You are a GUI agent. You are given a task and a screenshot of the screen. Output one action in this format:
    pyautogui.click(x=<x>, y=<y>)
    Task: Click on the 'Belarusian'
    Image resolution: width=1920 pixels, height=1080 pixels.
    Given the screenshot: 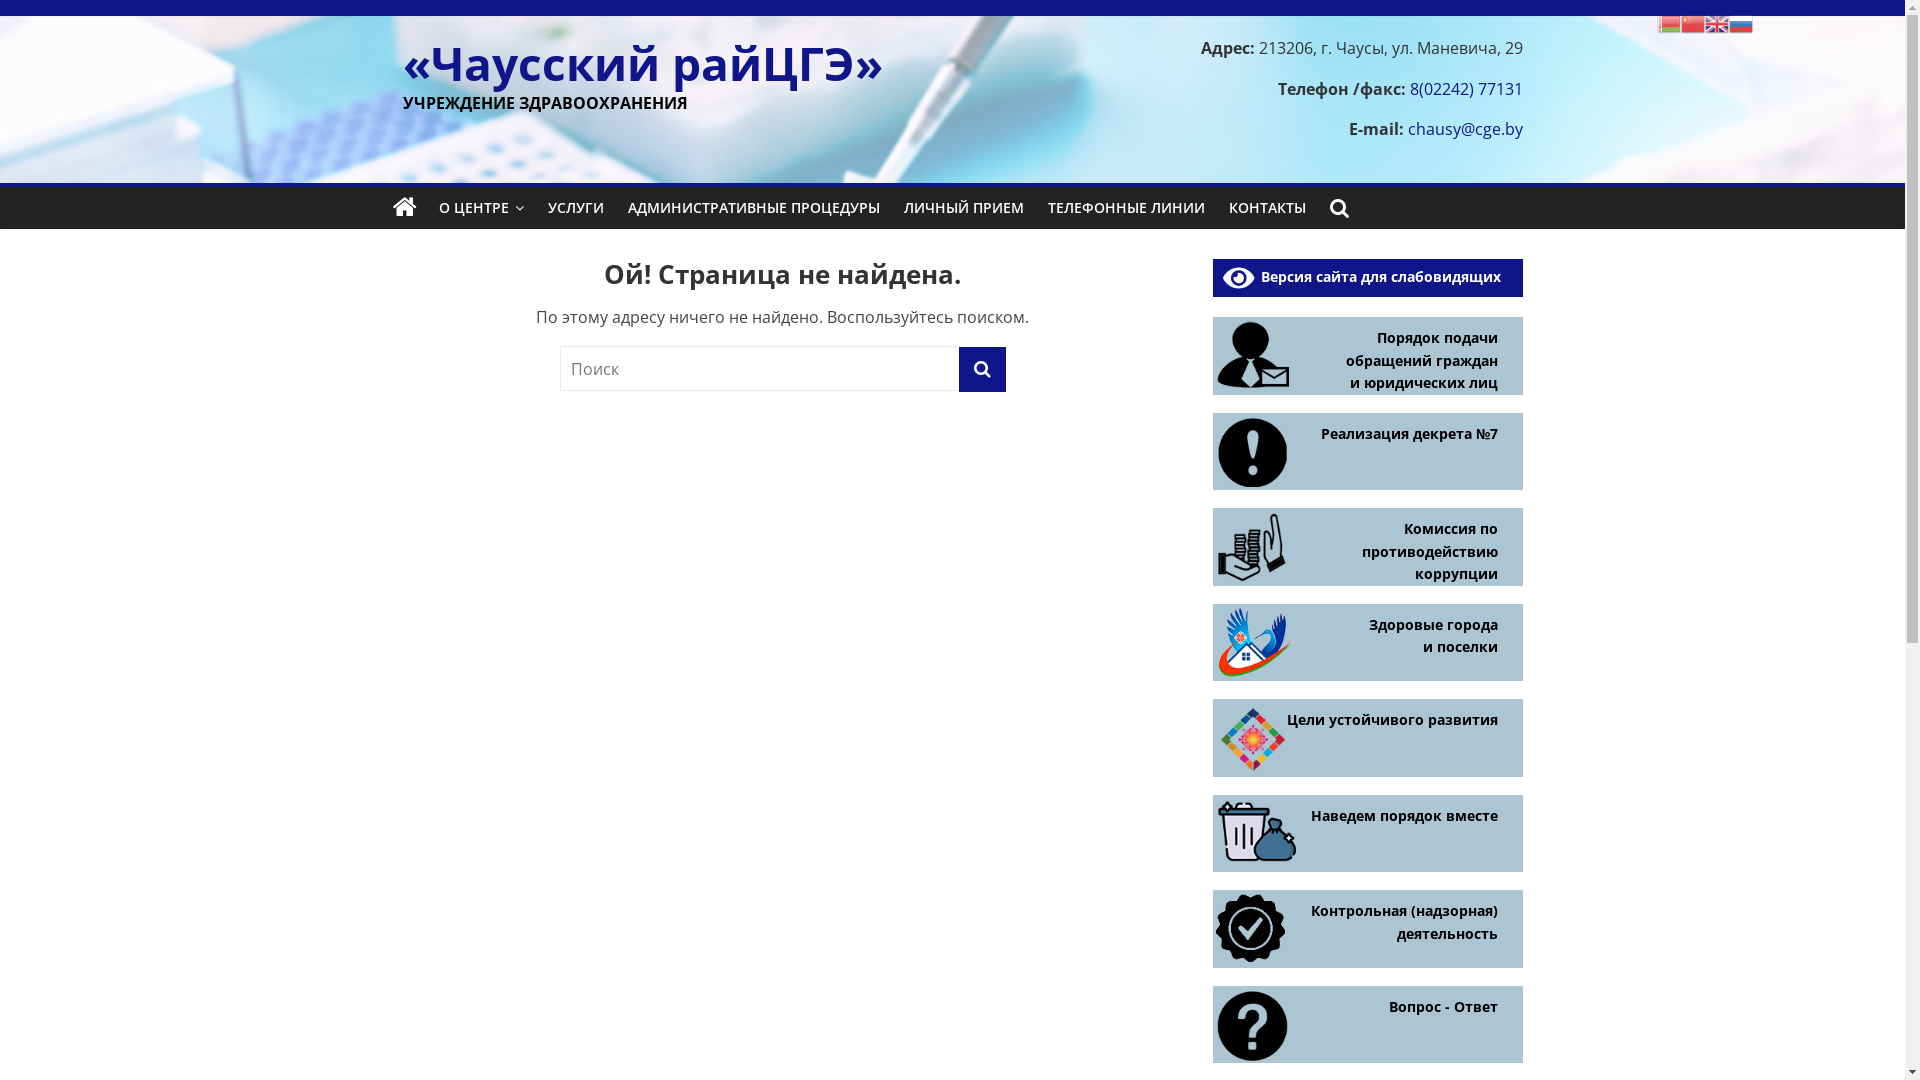 What is the action you would take?
    pyautogui.click(x=1656, y=22)
    